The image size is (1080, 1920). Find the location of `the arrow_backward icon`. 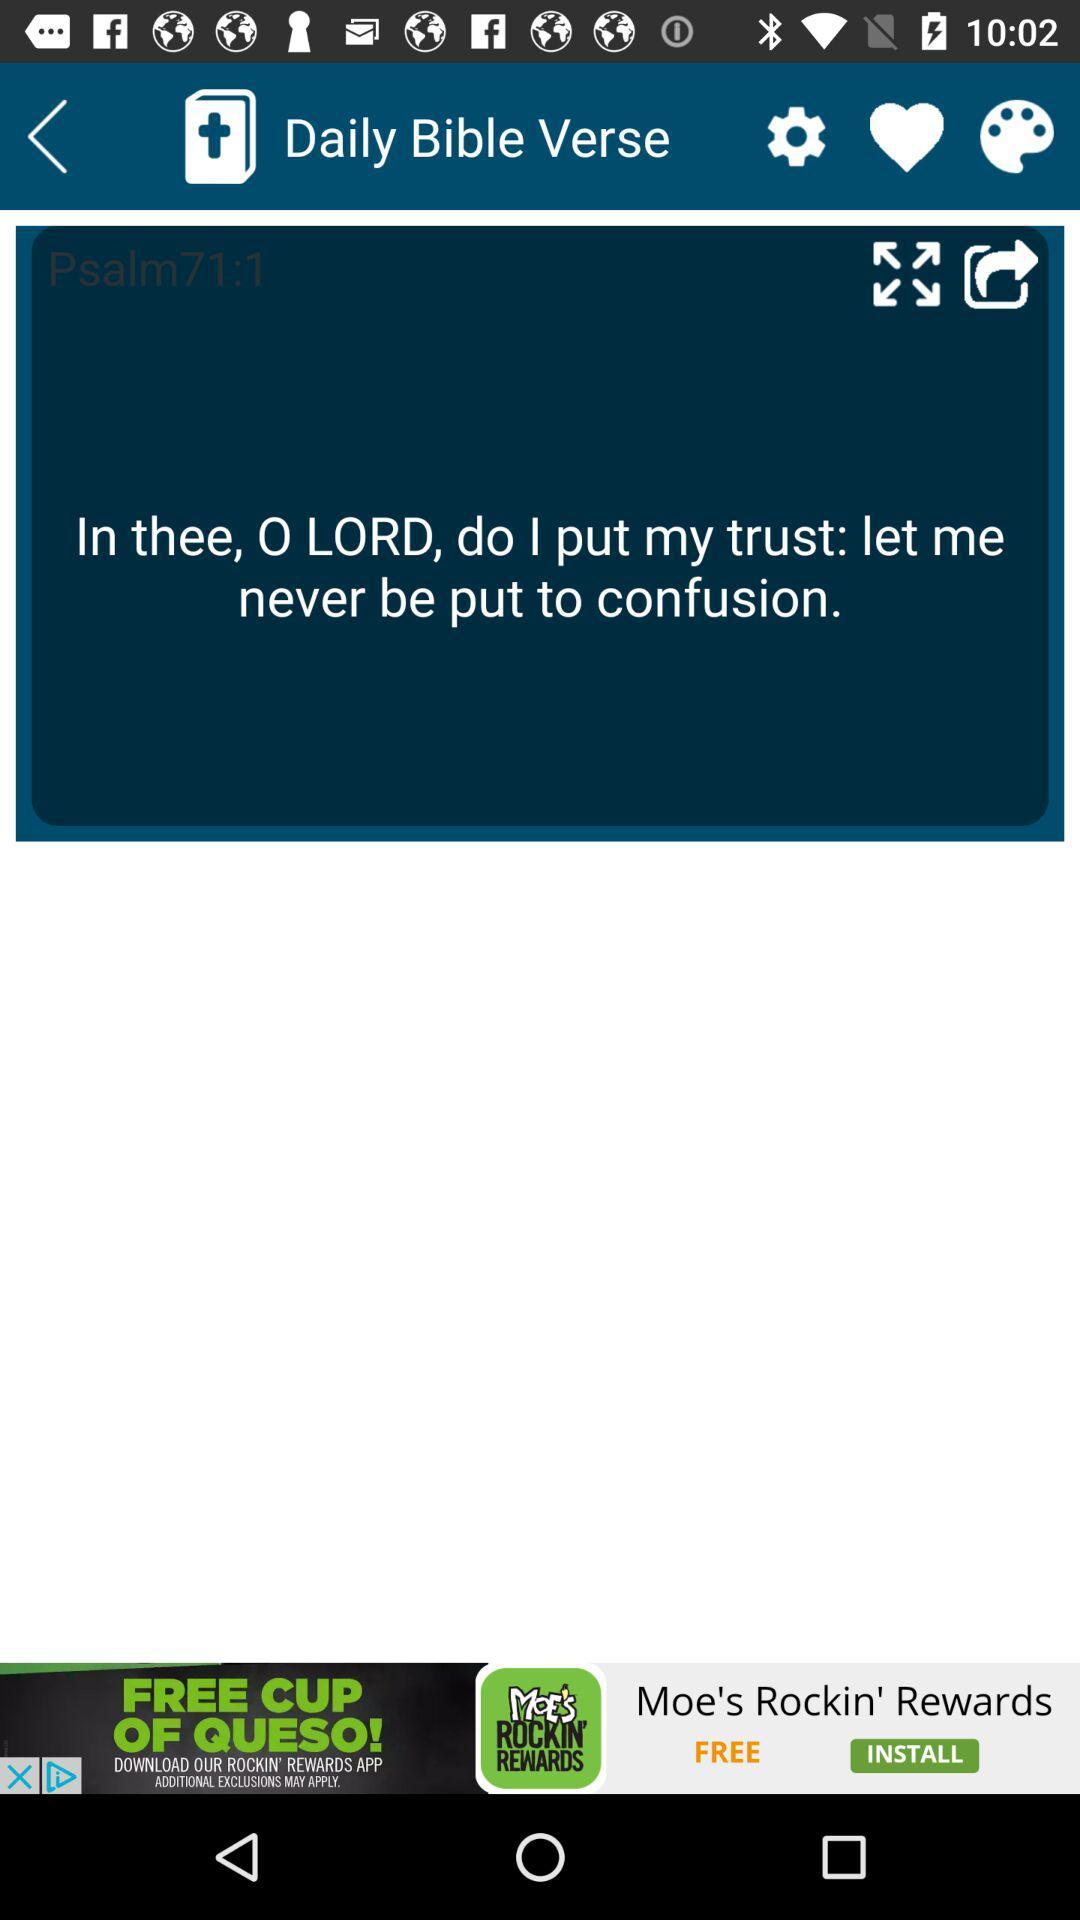

the arrow_backward icon is located at coordinates (46, 135).